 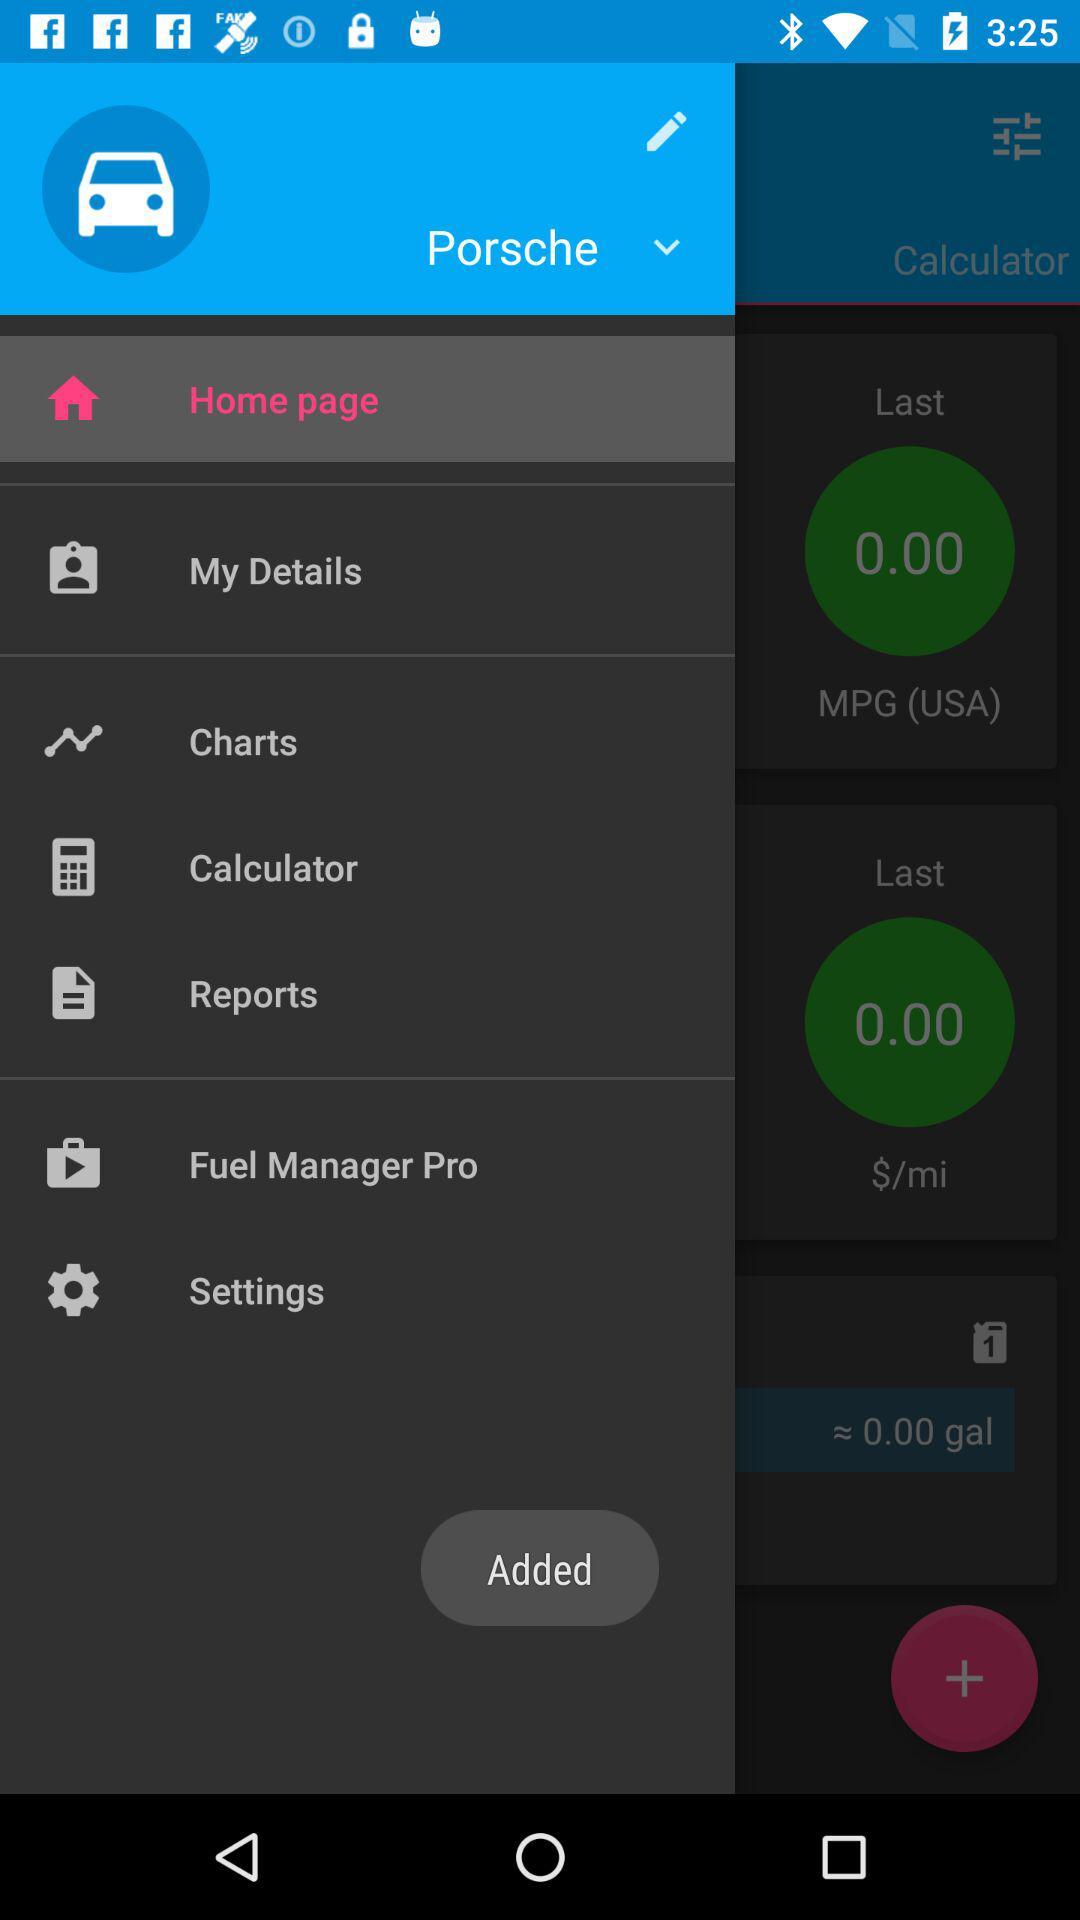 I want to click on the add icon, so click(x=963, y=1678).